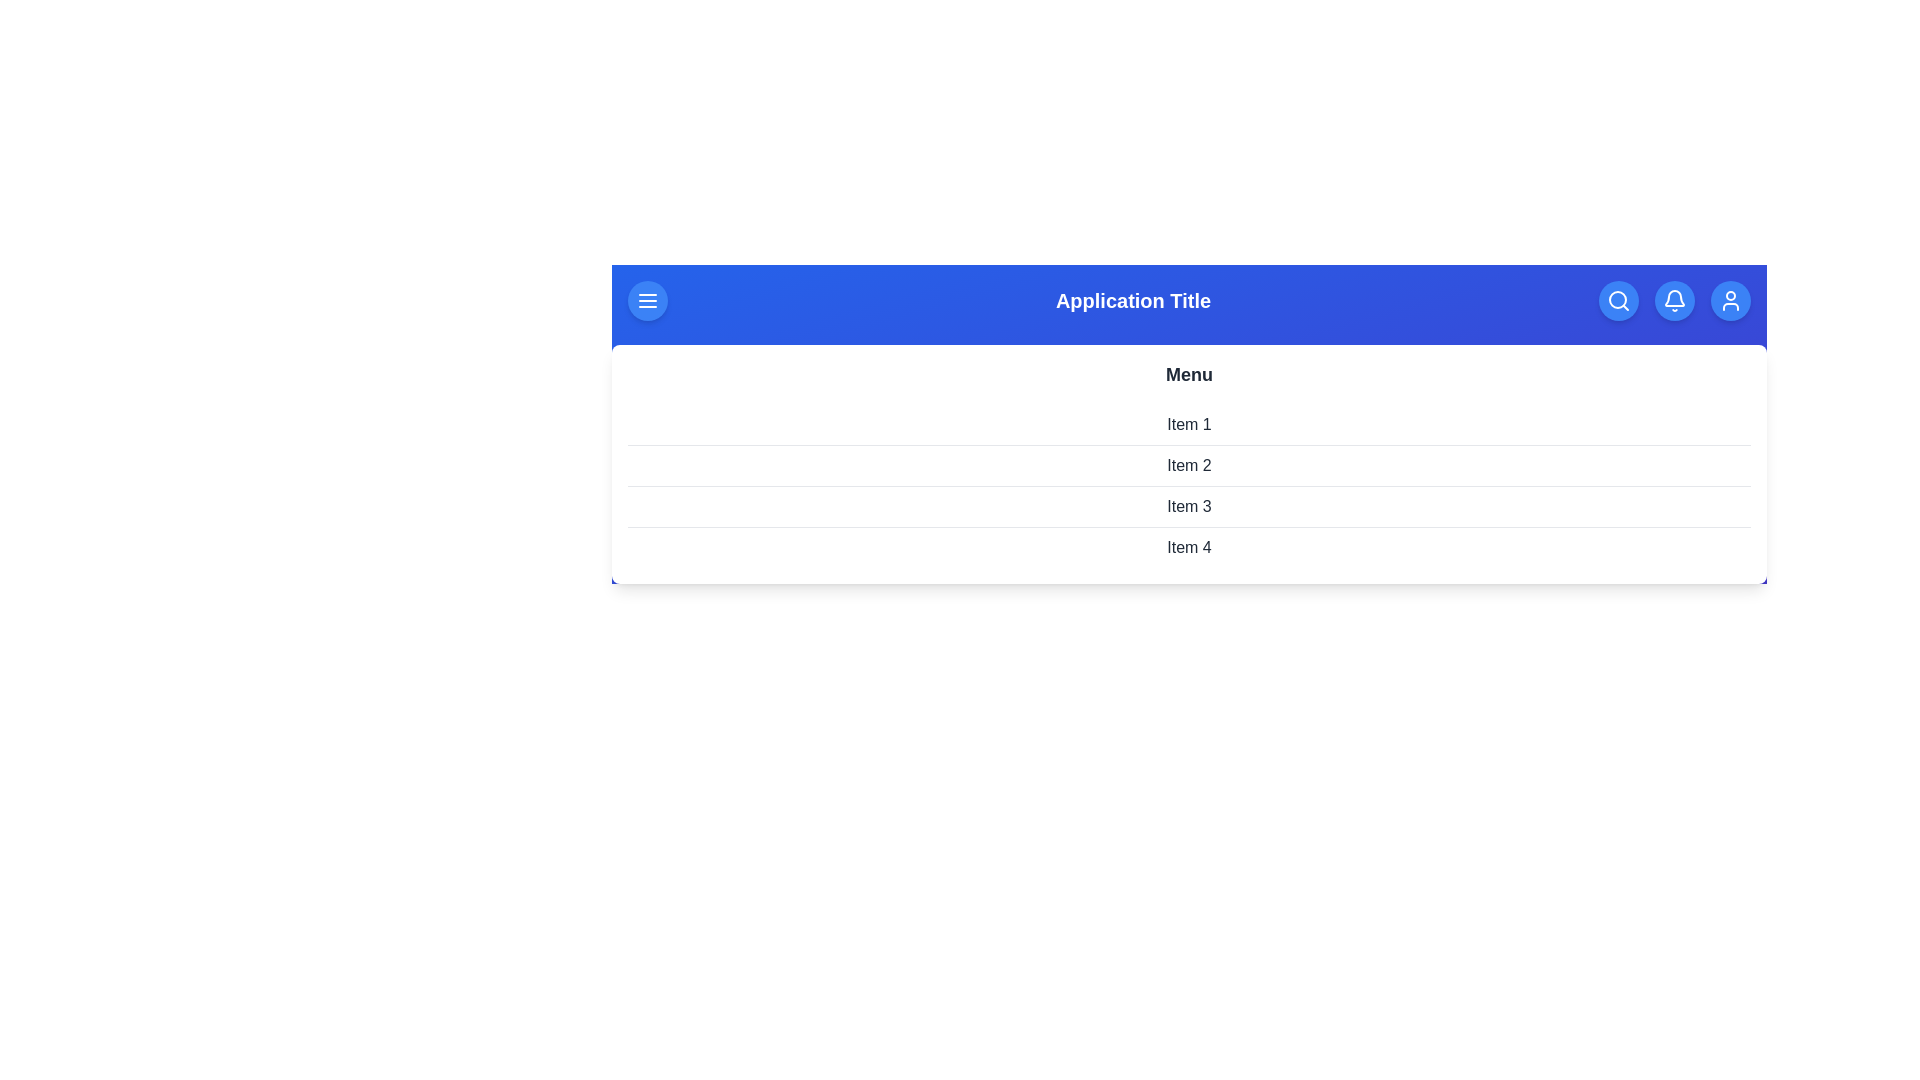 The height and width of the screenshot is (1080, 1920). What do you see at coordinates (648, 300) in the screenshot?
I see `menu button to toggle the menu visibility` at bounding box center [648, 300].